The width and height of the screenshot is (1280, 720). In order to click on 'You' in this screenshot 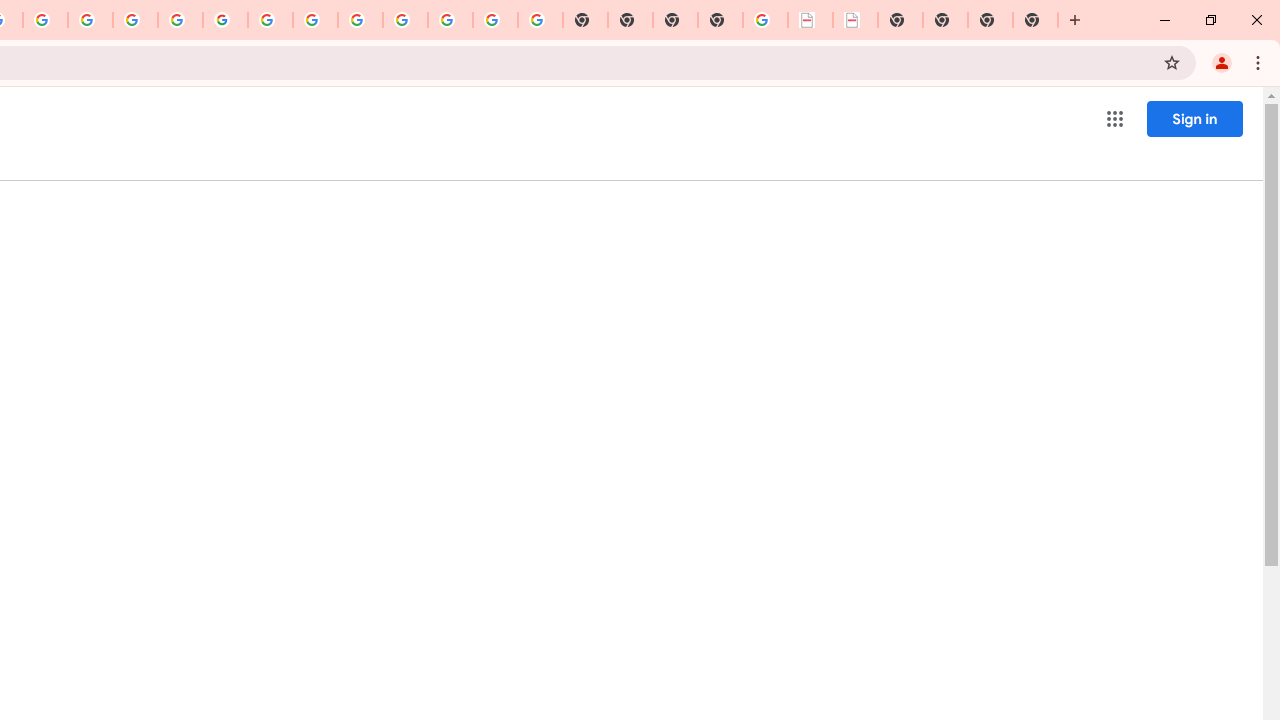, I will do `click(1220, 61)`.